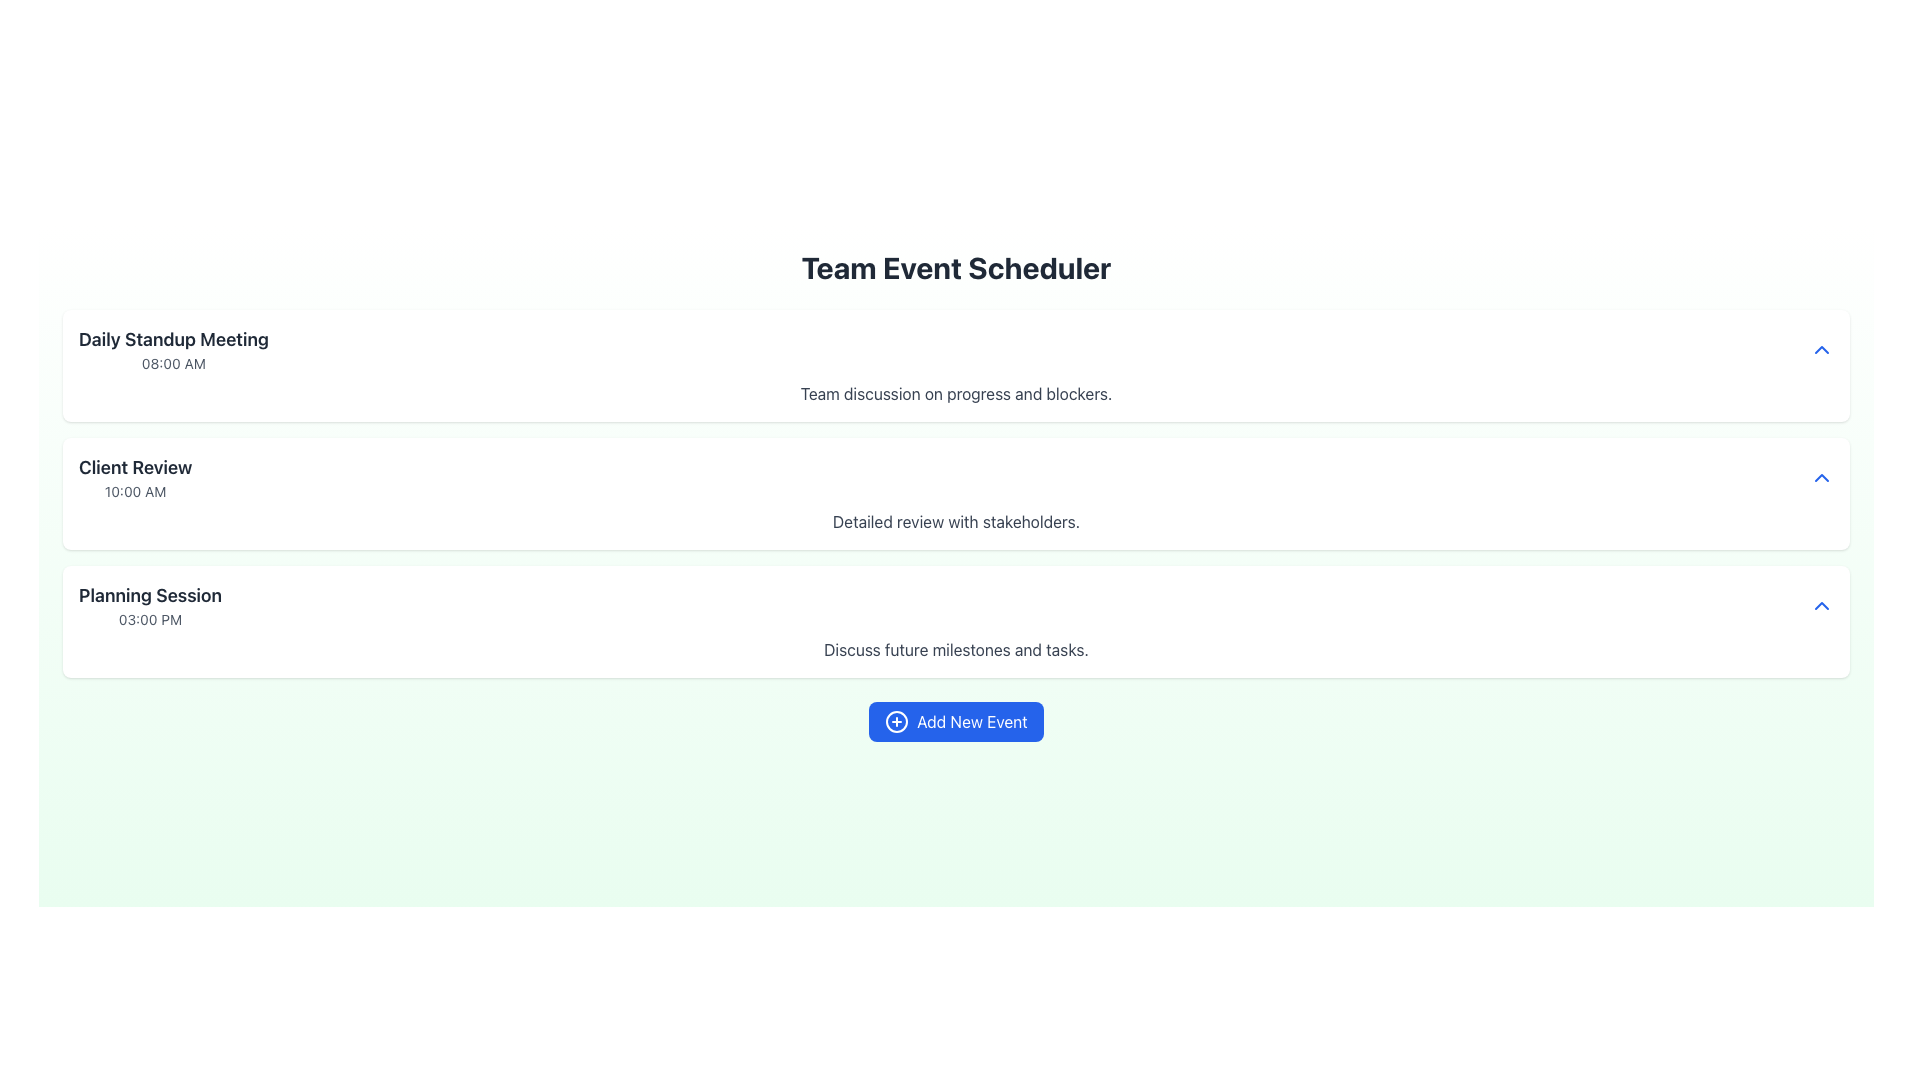 The width and height of the screenshot is (1920, 1080). Describe the element at coordinates (896, 721) in the screenshot. I see `the circular plus icon located on the left side of the 'Add New Event' button at the bottom center of the interface` at that location.